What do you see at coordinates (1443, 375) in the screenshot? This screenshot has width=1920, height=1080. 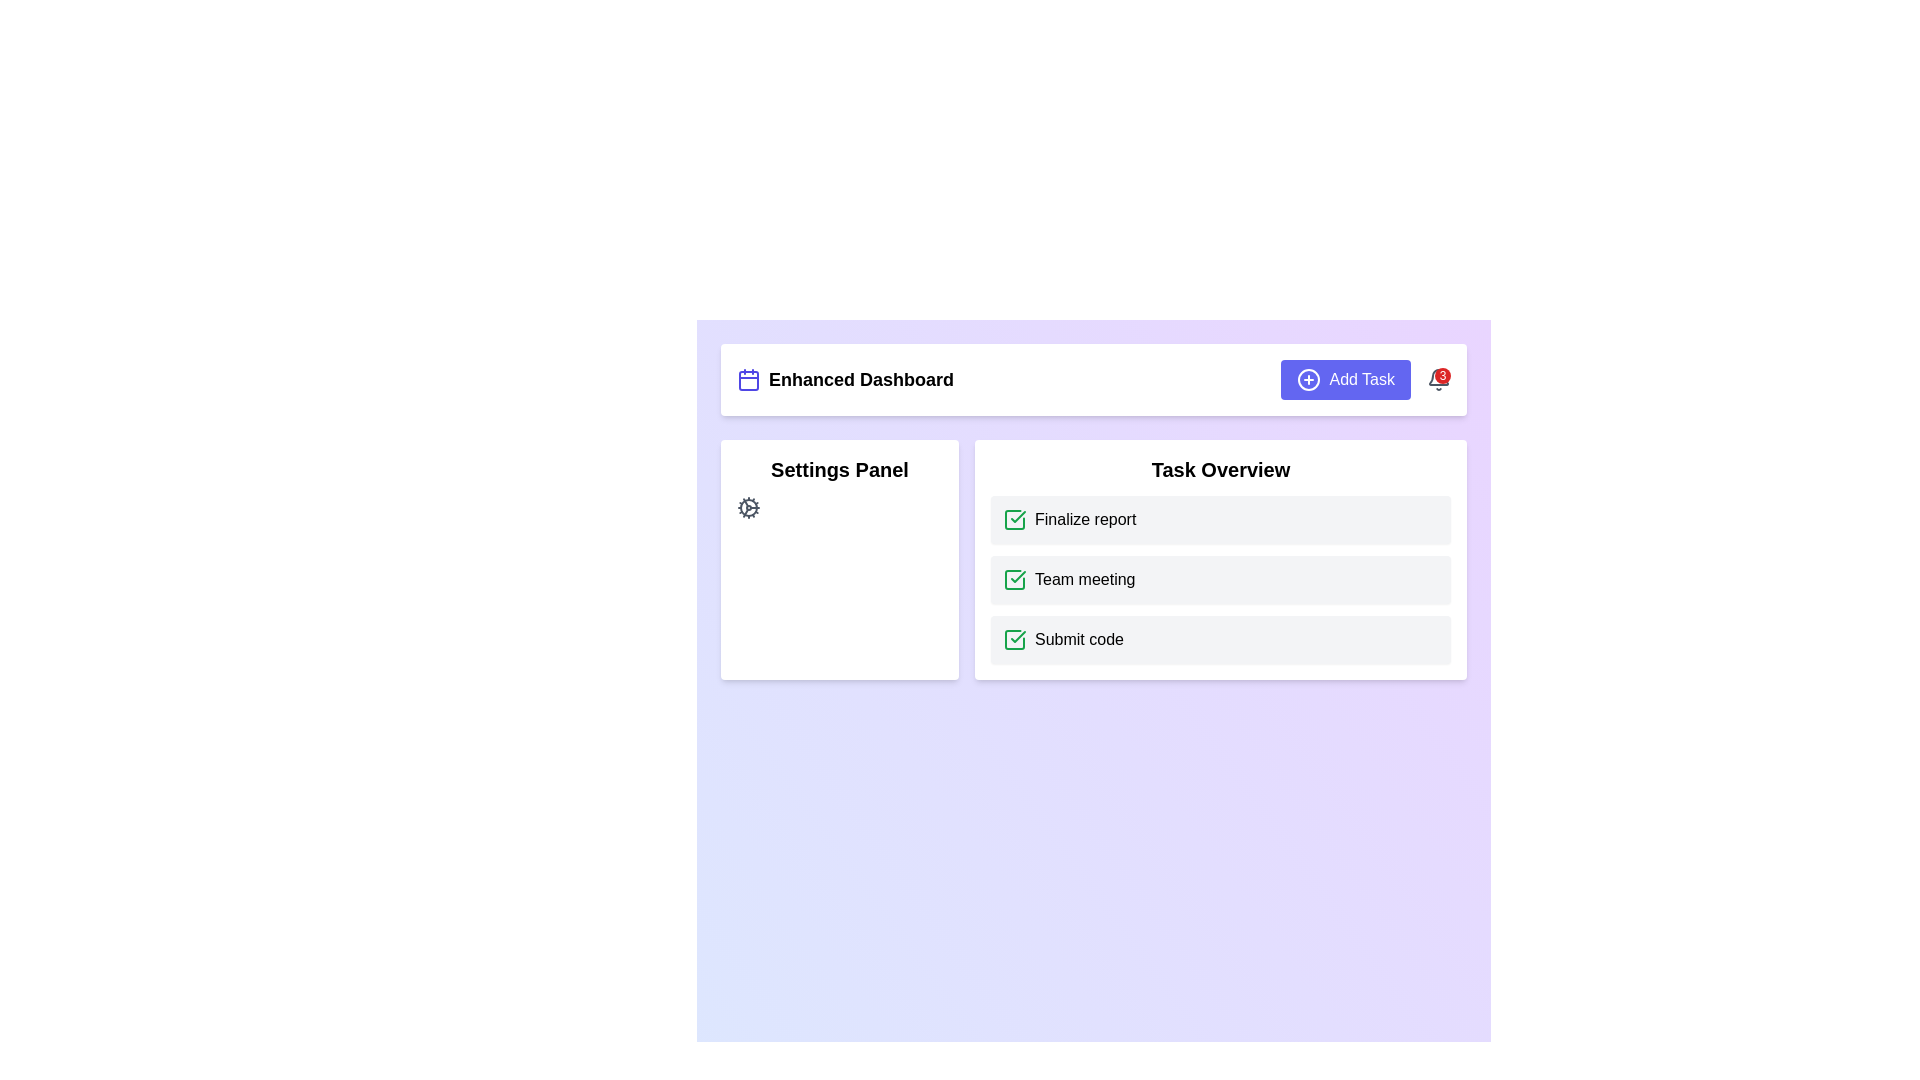 I see `content inside the Notification Badge, which is a small, circular red badge displaying the number '3', located at the upper-right edge of the bell icon` at bounding box center [1443, 375].